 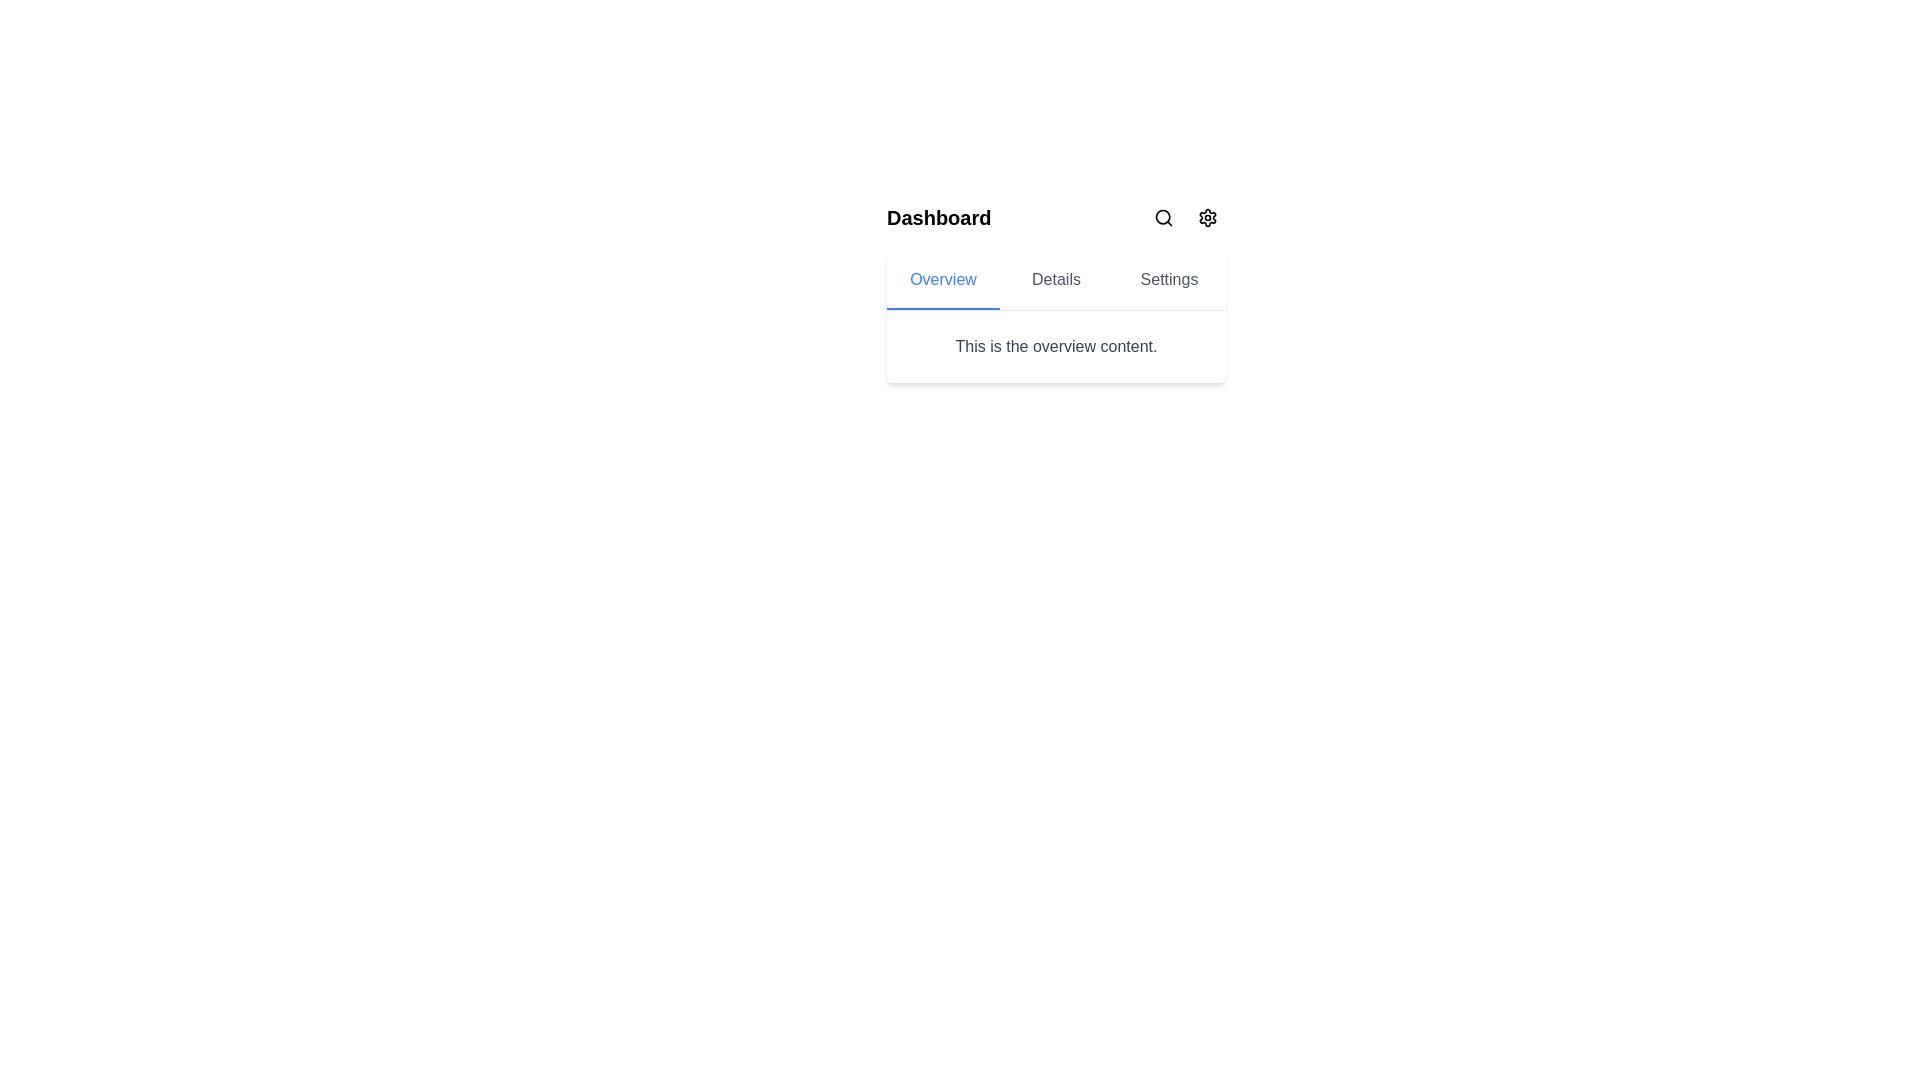 What do you see at coordinates (942, 281) in the screenshot?
I see `the 'Overview' tab located at the top-left of the main content area` at bounding box center [942, 281].